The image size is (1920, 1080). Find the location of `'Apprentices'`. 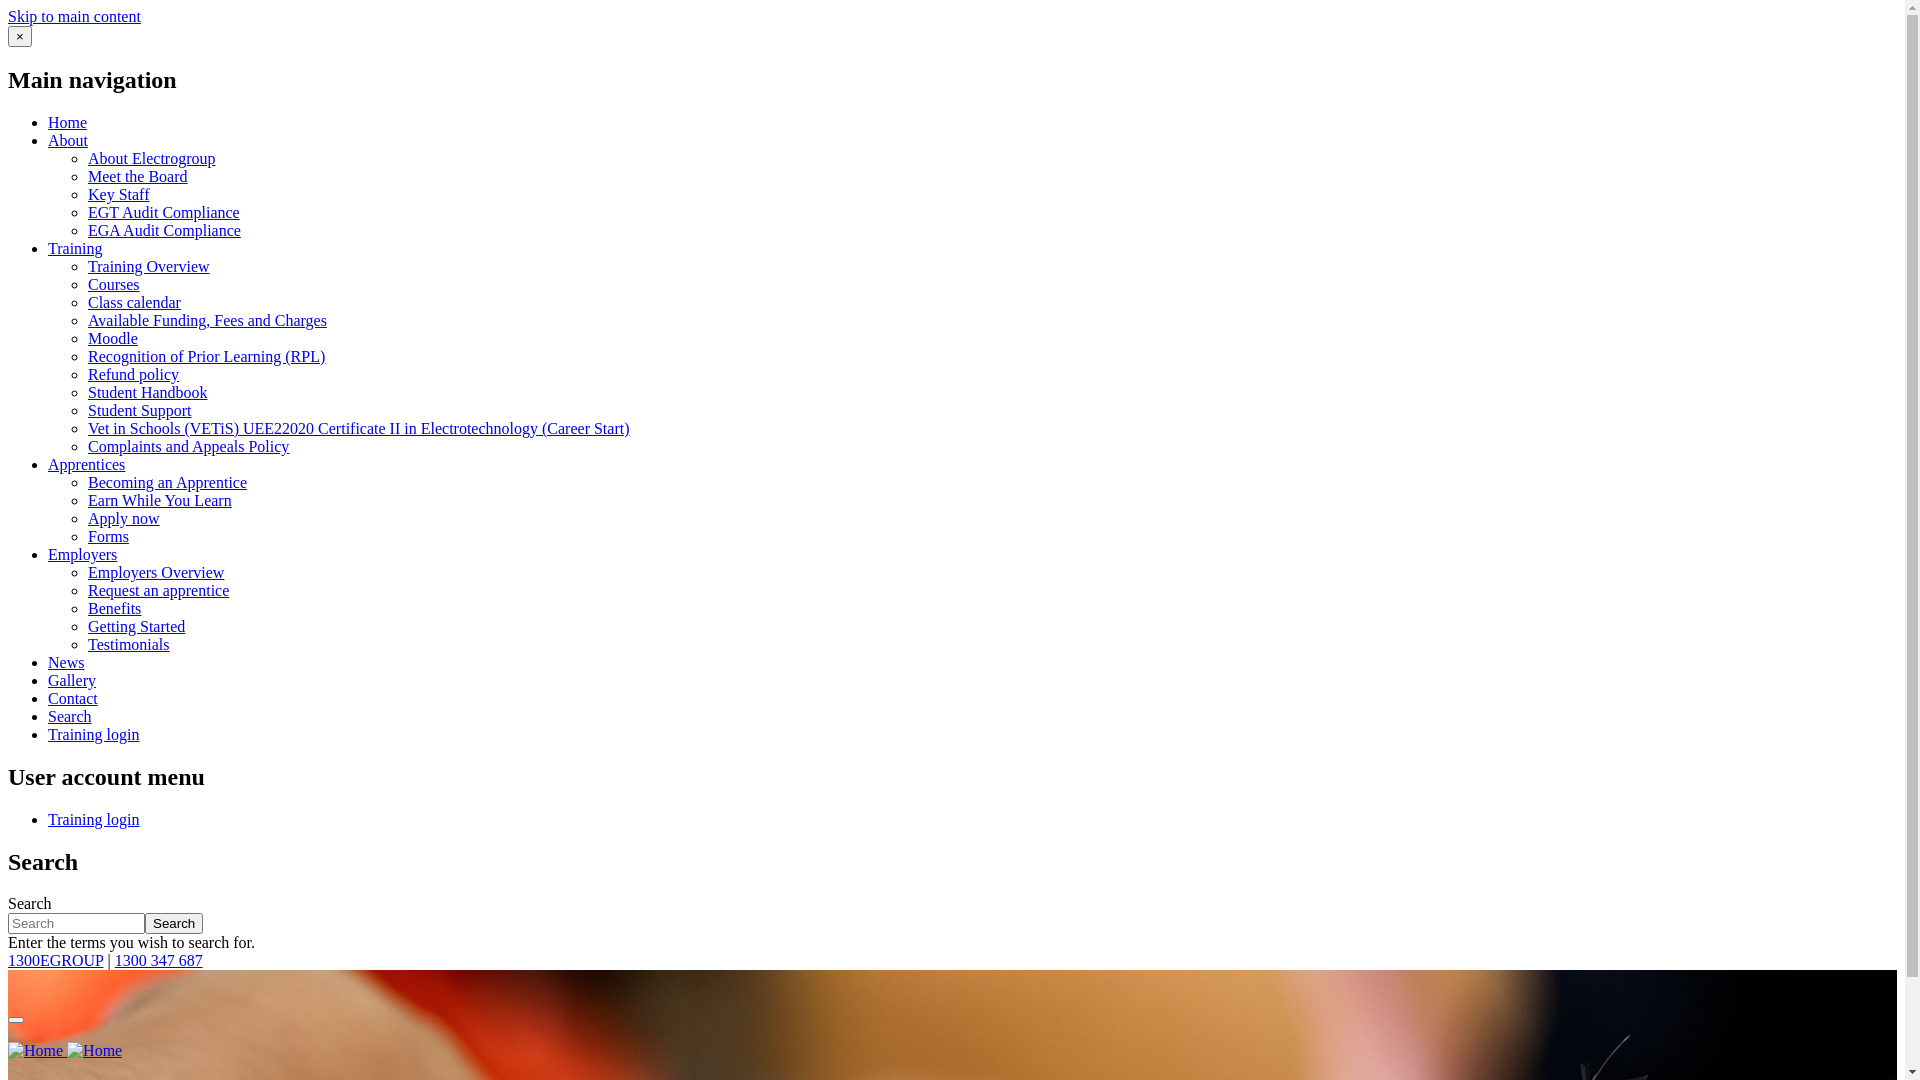

'Apprentices' is located at coordinates (85, 464).